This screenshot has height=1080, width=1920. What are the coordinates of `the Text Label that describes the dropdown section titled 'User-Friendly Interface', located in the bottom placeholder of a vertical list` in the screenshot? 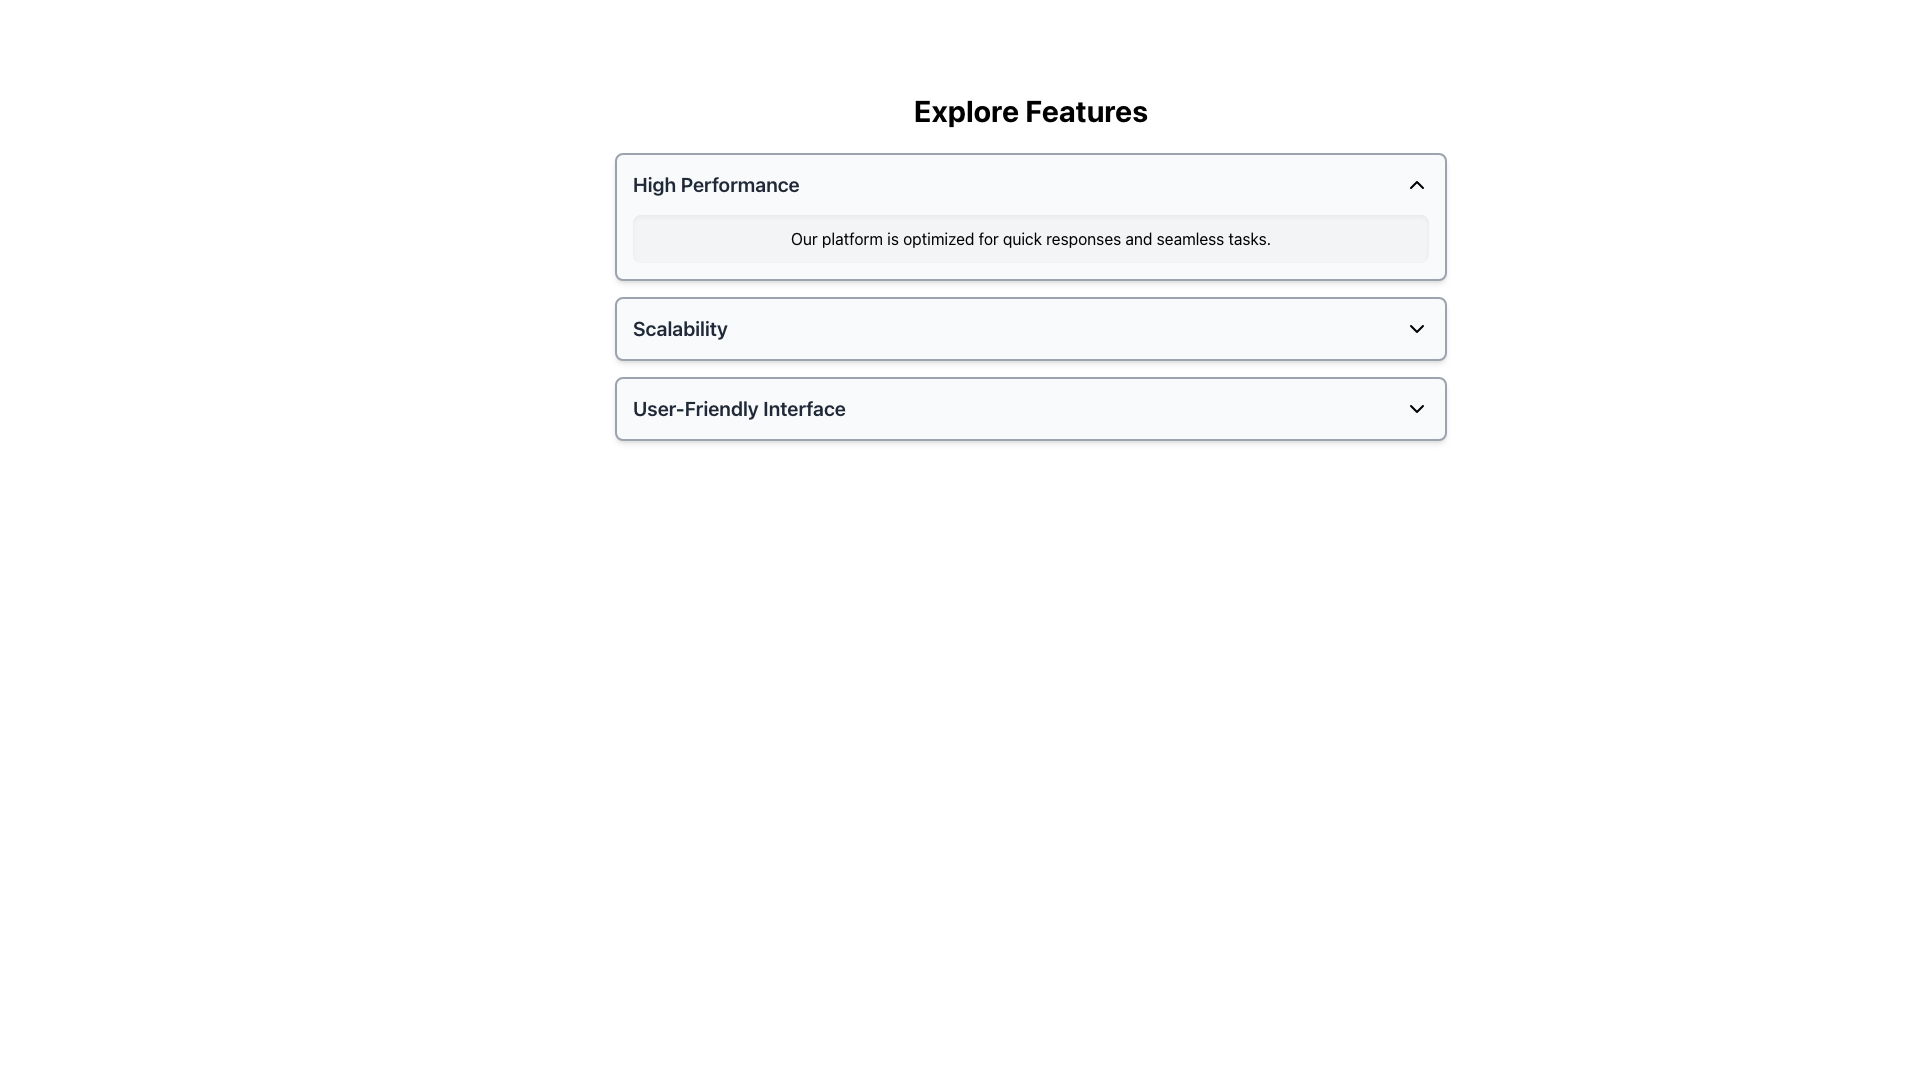 It's located at (738, 407).